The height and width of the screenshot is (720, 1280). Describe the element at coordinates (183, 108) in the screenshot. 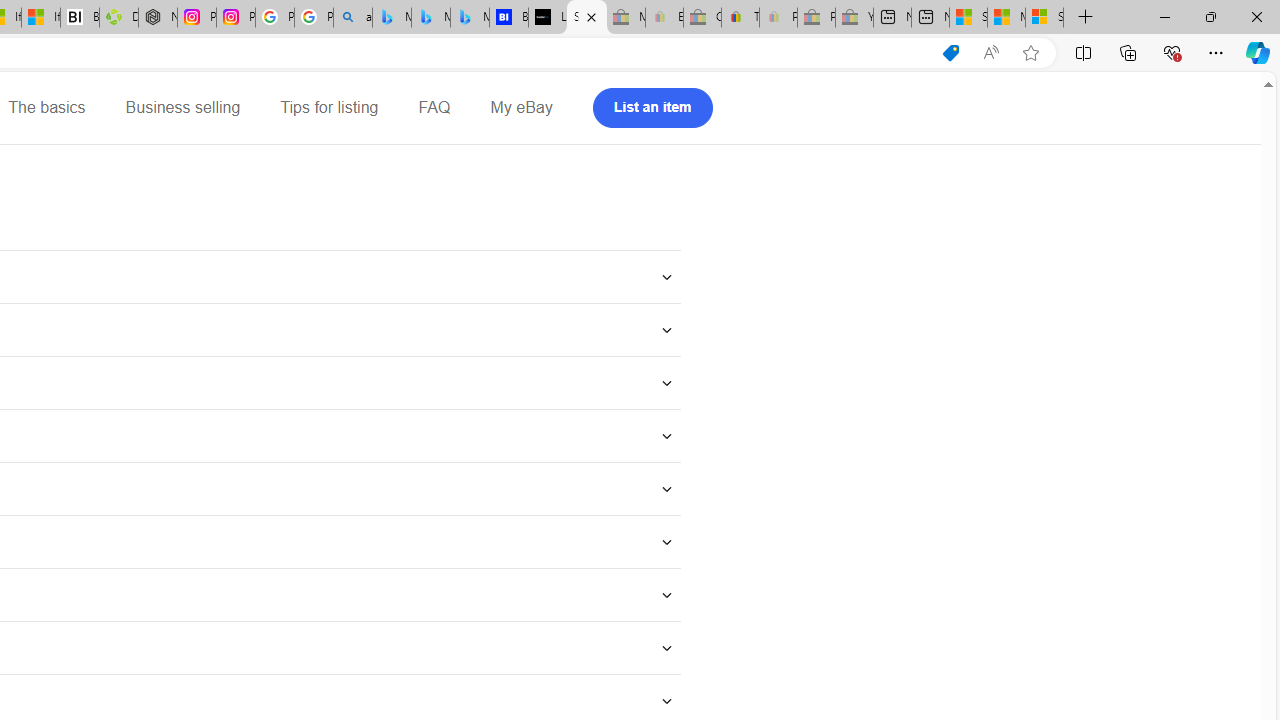

I see `'Business selling'` at that location.